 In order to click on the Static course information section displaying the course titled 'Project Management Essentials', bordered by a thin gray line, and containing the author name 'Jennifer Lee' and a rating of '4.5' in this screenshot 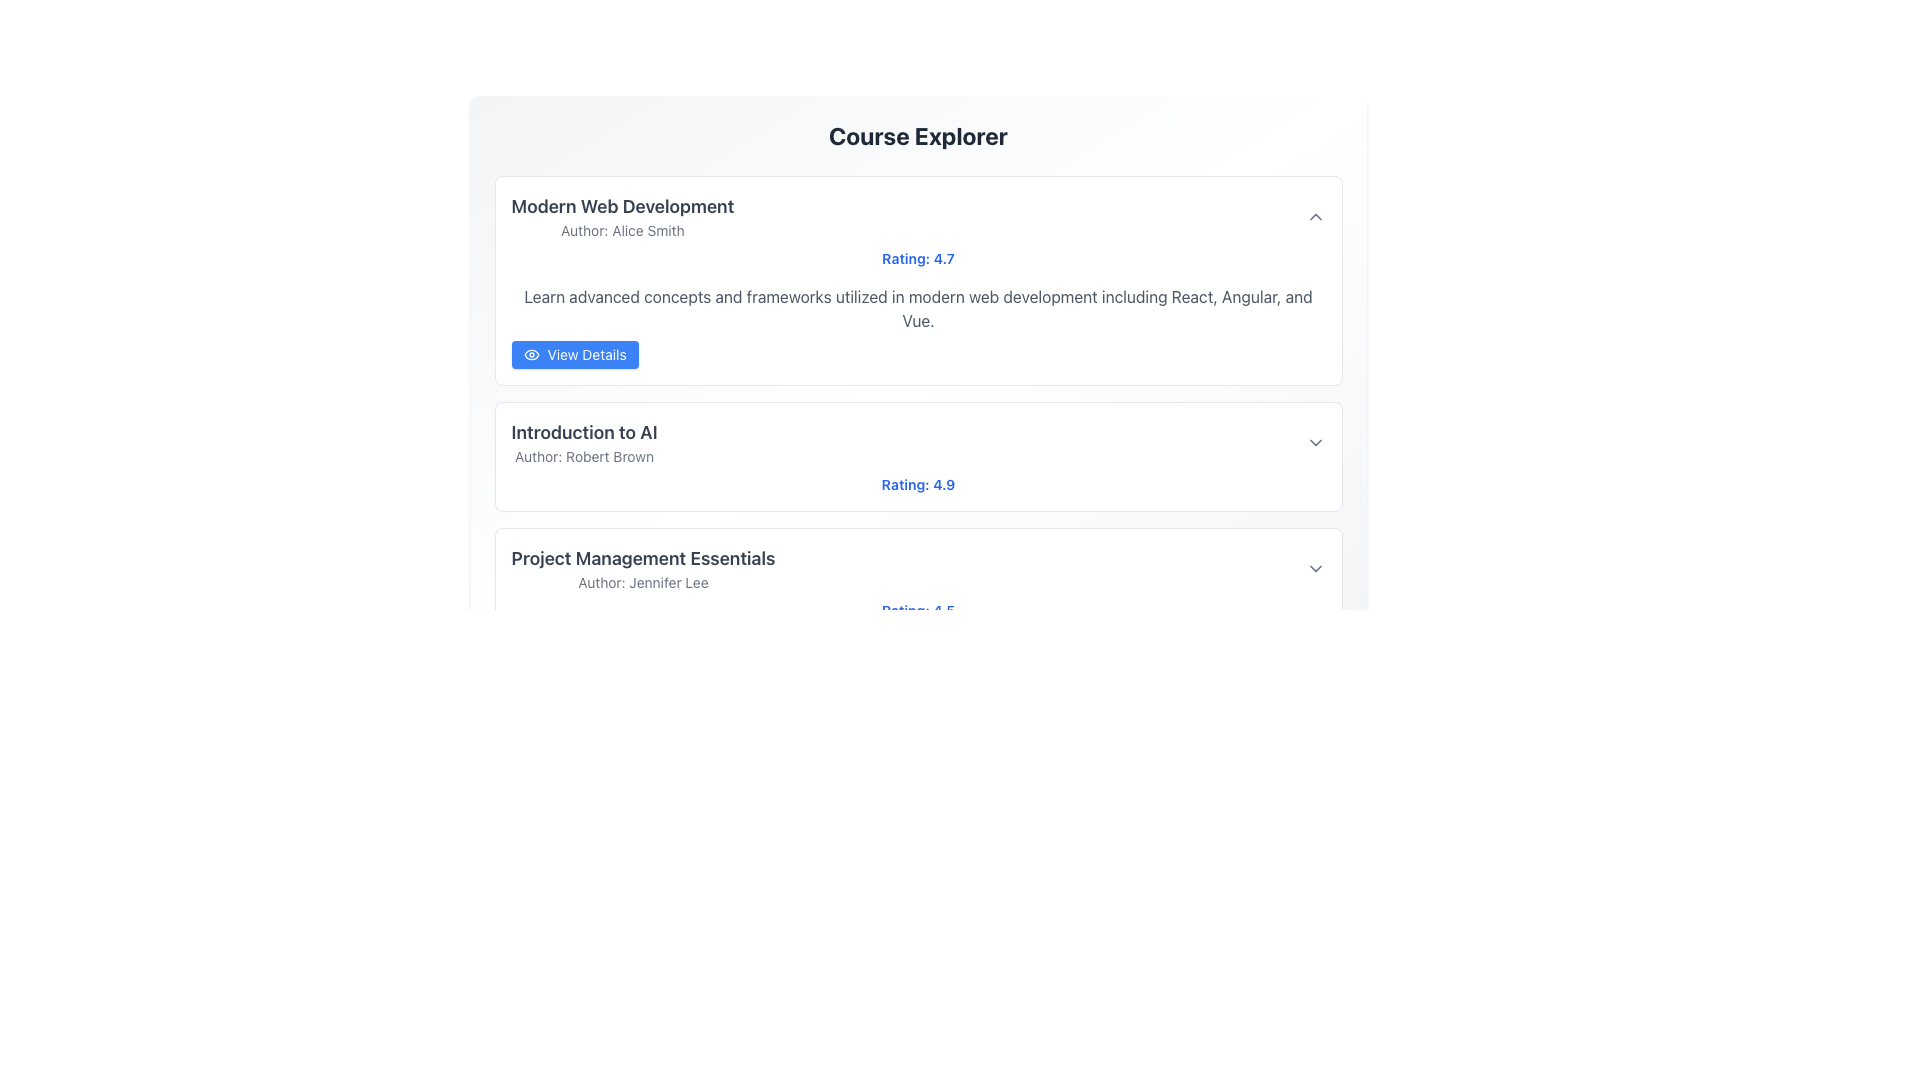, I will do `click(917, 582)`.